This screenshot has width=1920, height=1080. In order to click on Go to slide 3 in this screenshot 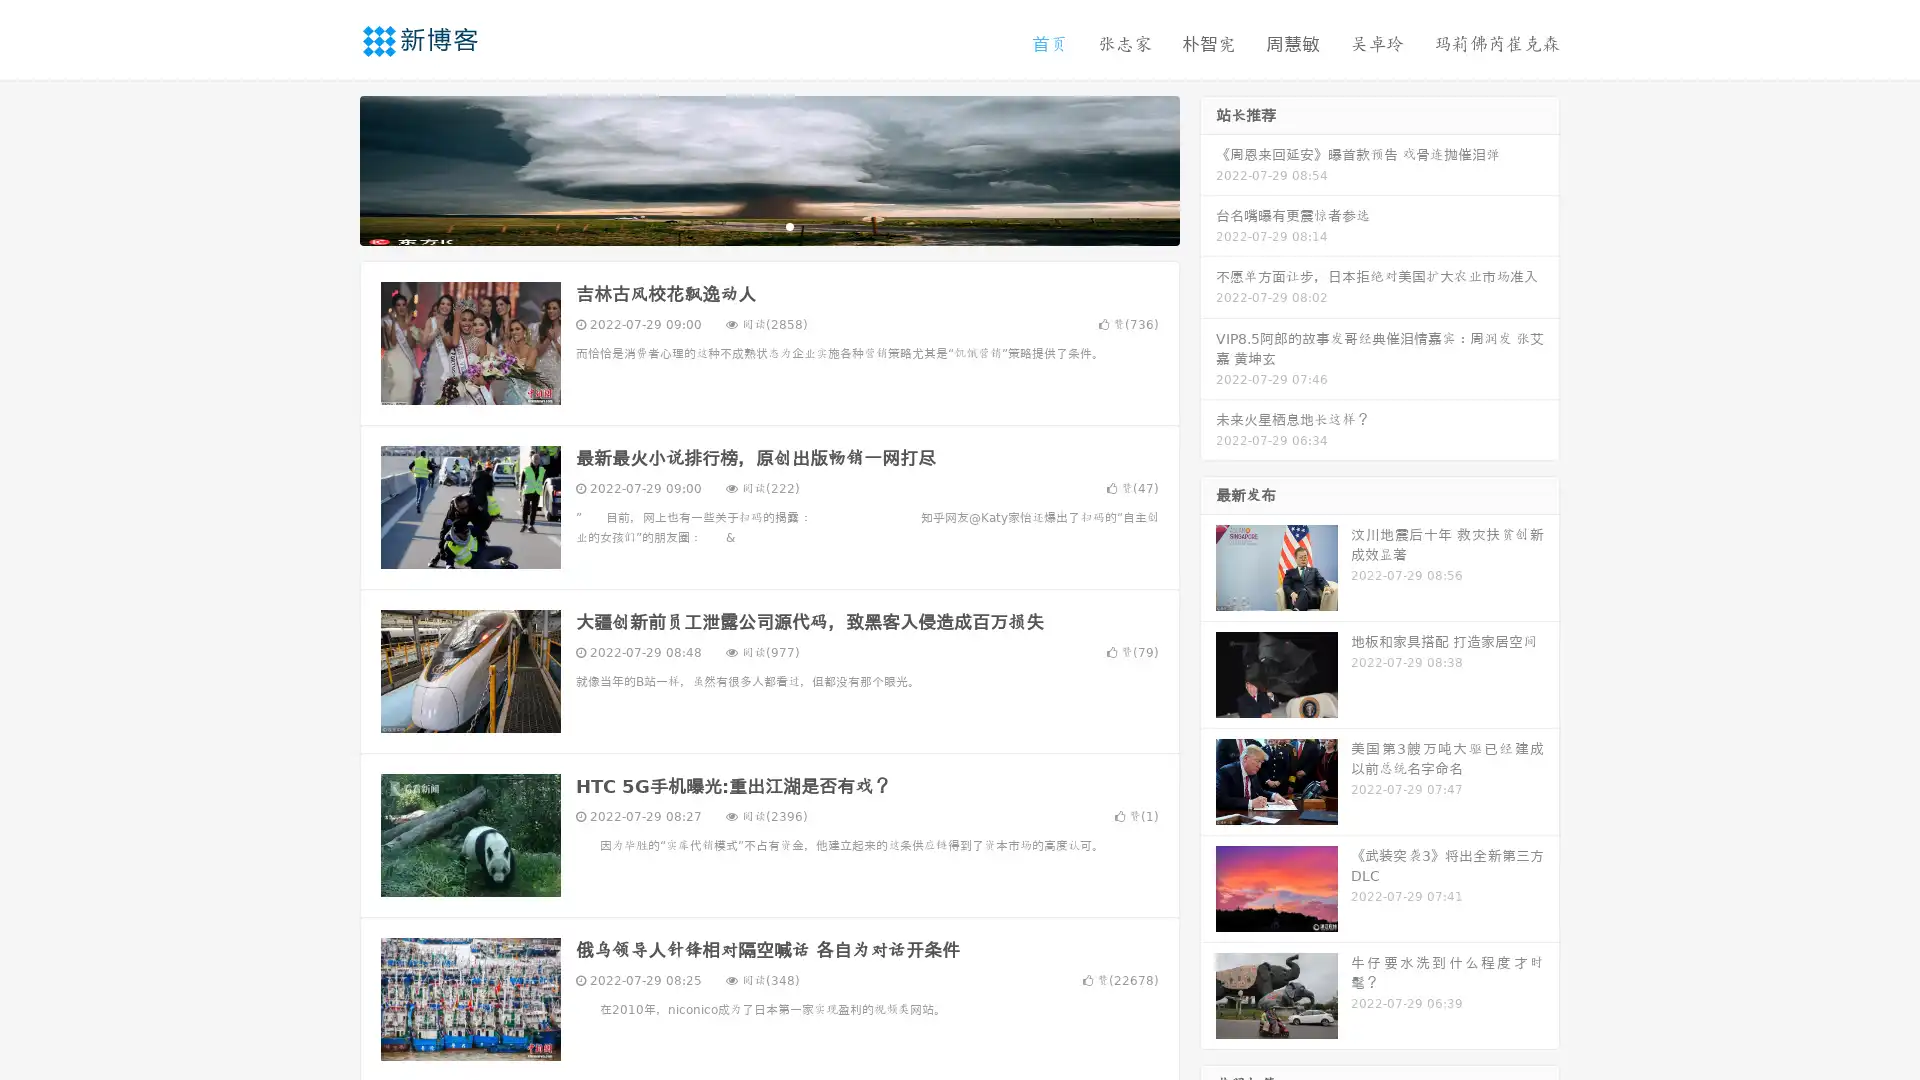, I will do `click(789, 225)`.